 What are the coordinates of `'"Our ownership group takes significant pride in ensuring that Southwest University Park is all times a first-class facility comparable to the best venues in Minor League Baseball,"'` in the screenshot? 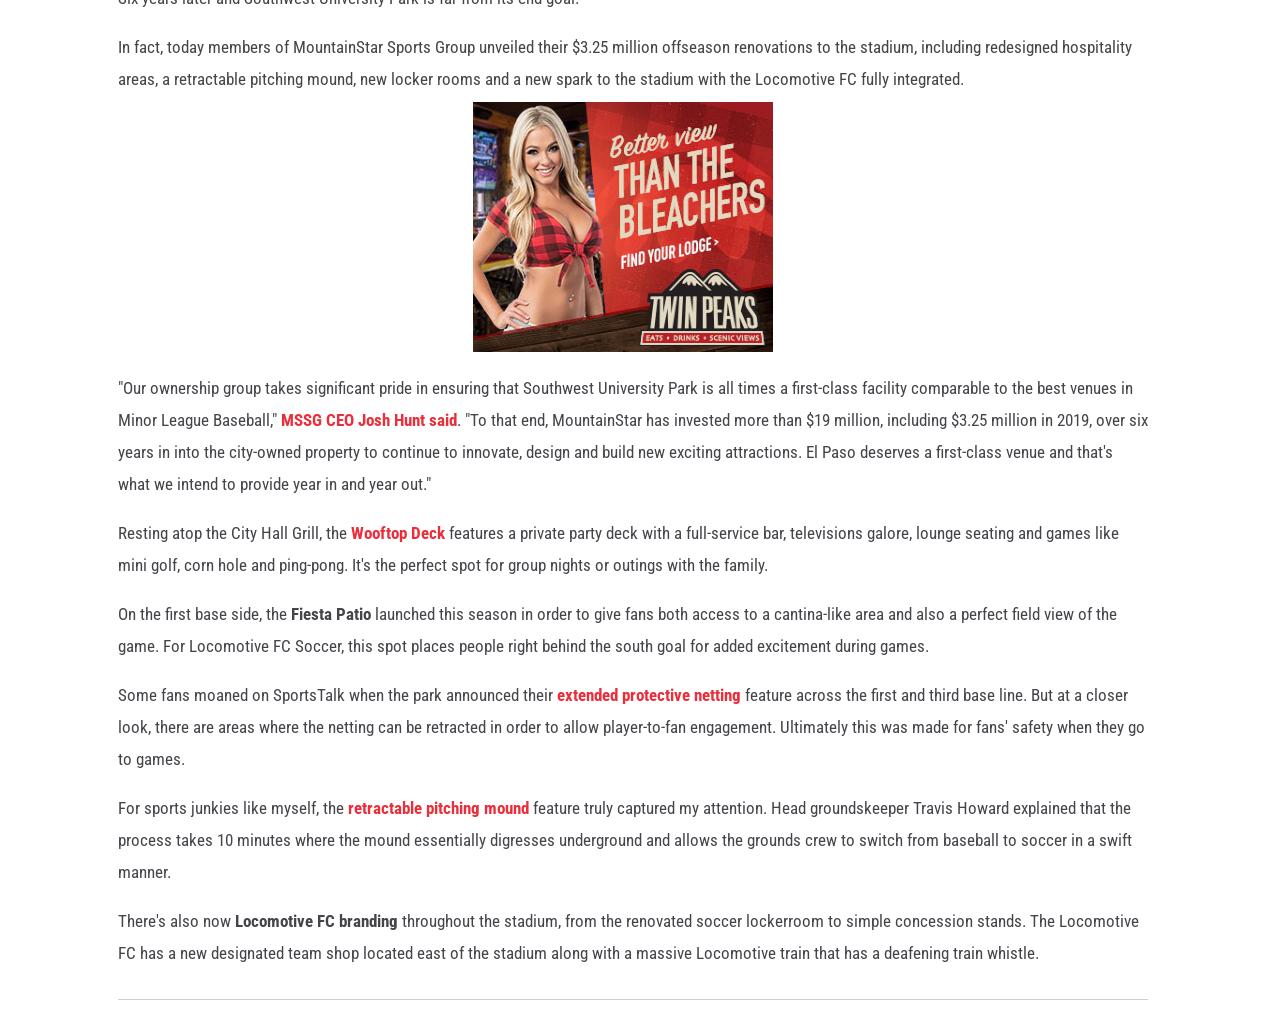 It's located at (624, 412).